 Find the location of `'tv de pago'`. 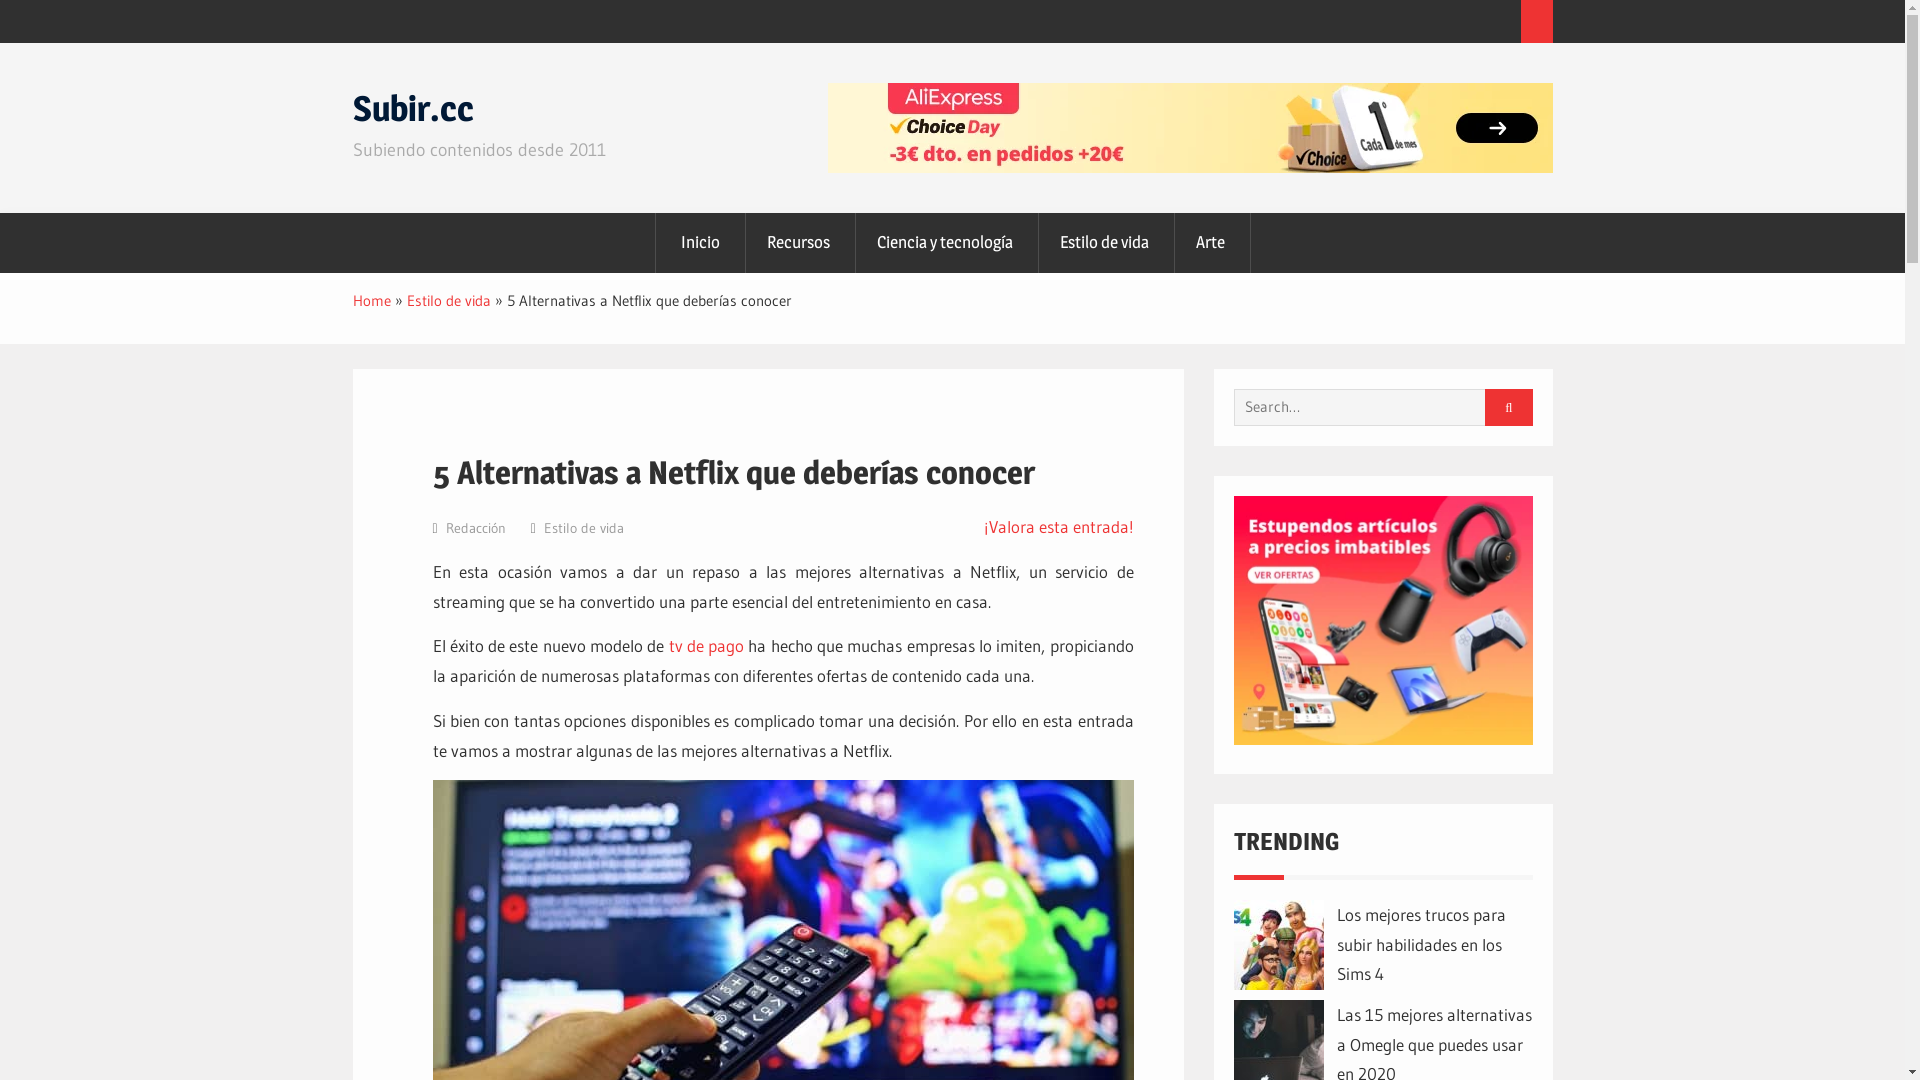

'tv de pago' is located at coordinates (706, 645).